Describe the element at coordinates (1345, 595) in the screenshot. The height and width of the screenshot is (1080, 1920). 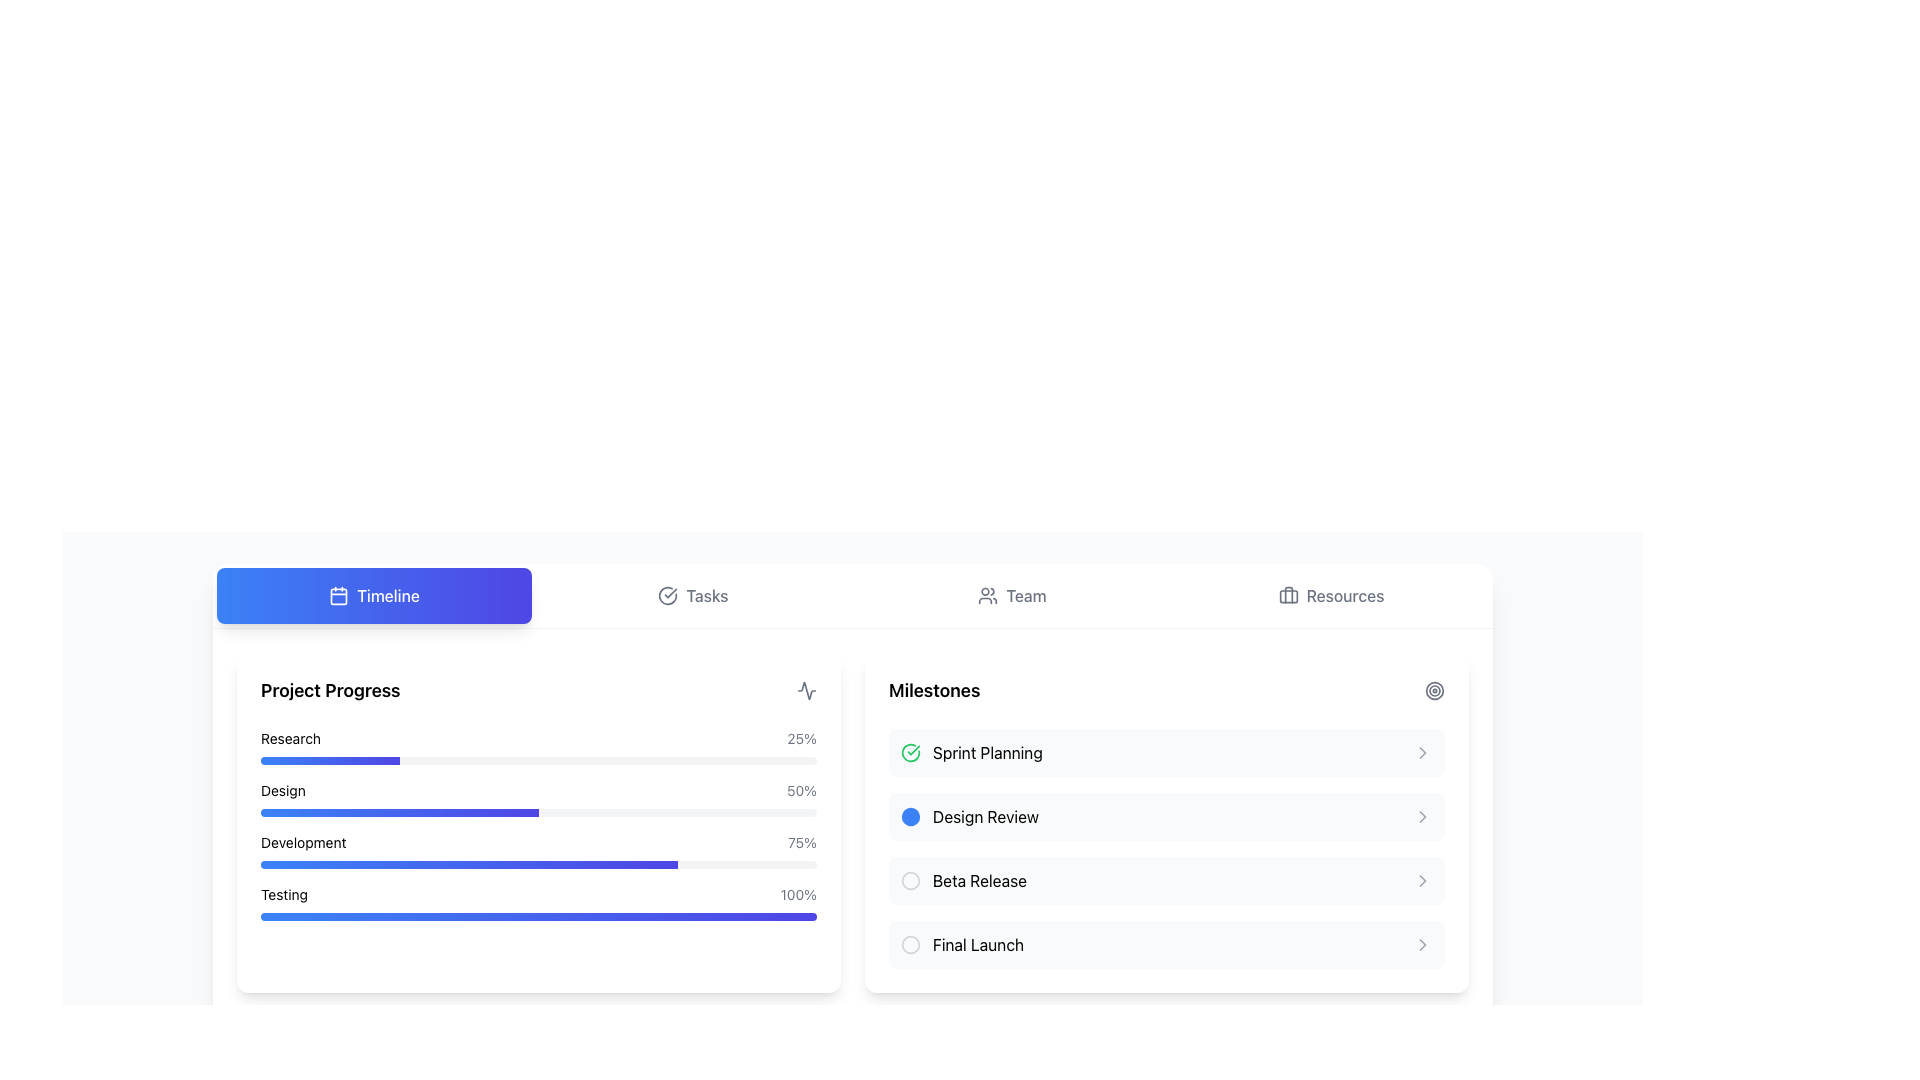
I see `the 'Resources' text label in the horizontal navigation bar, which is styled with medium font weight and gray color, located next to a briefcase icon` at that location.